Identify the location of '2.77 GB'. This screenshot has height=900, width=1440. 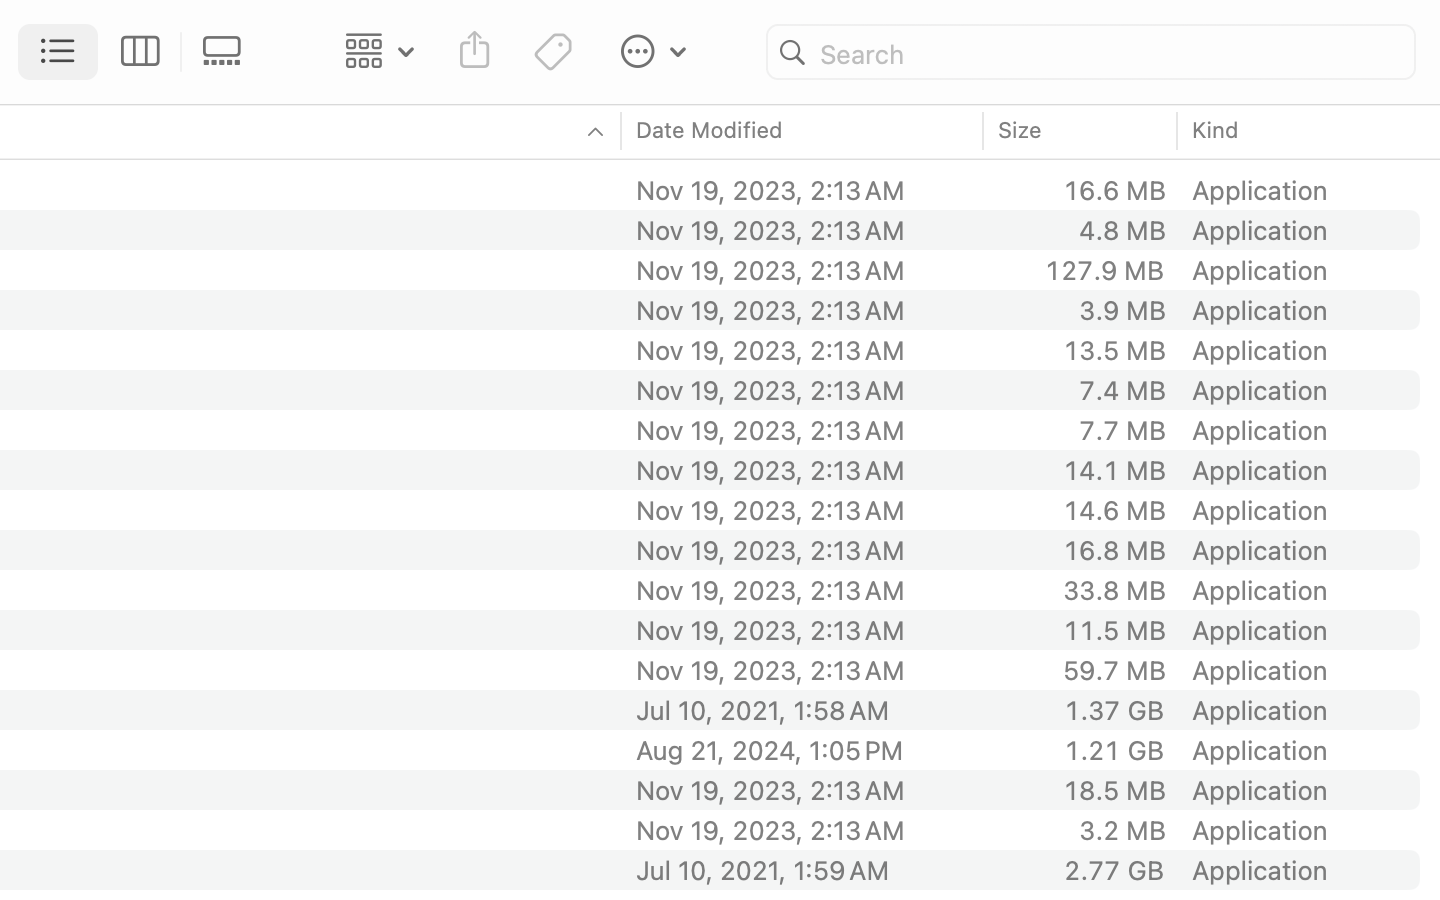
(1112, 870).